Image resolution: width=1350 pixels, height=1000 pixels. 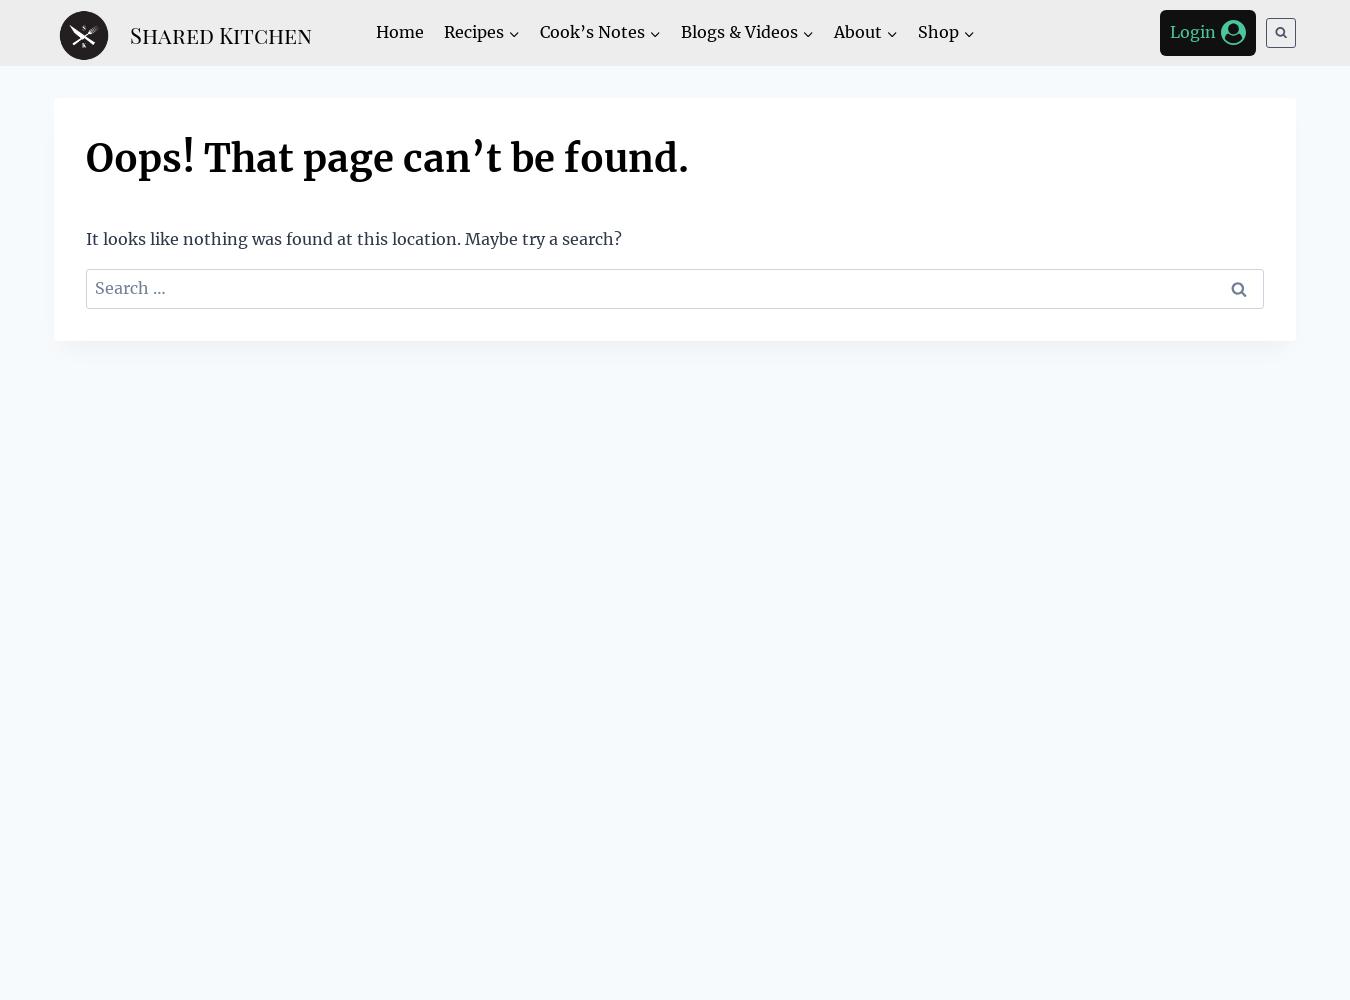 I want to click on 'Oops! That page can’t be found.', so click(x=387, y=158).